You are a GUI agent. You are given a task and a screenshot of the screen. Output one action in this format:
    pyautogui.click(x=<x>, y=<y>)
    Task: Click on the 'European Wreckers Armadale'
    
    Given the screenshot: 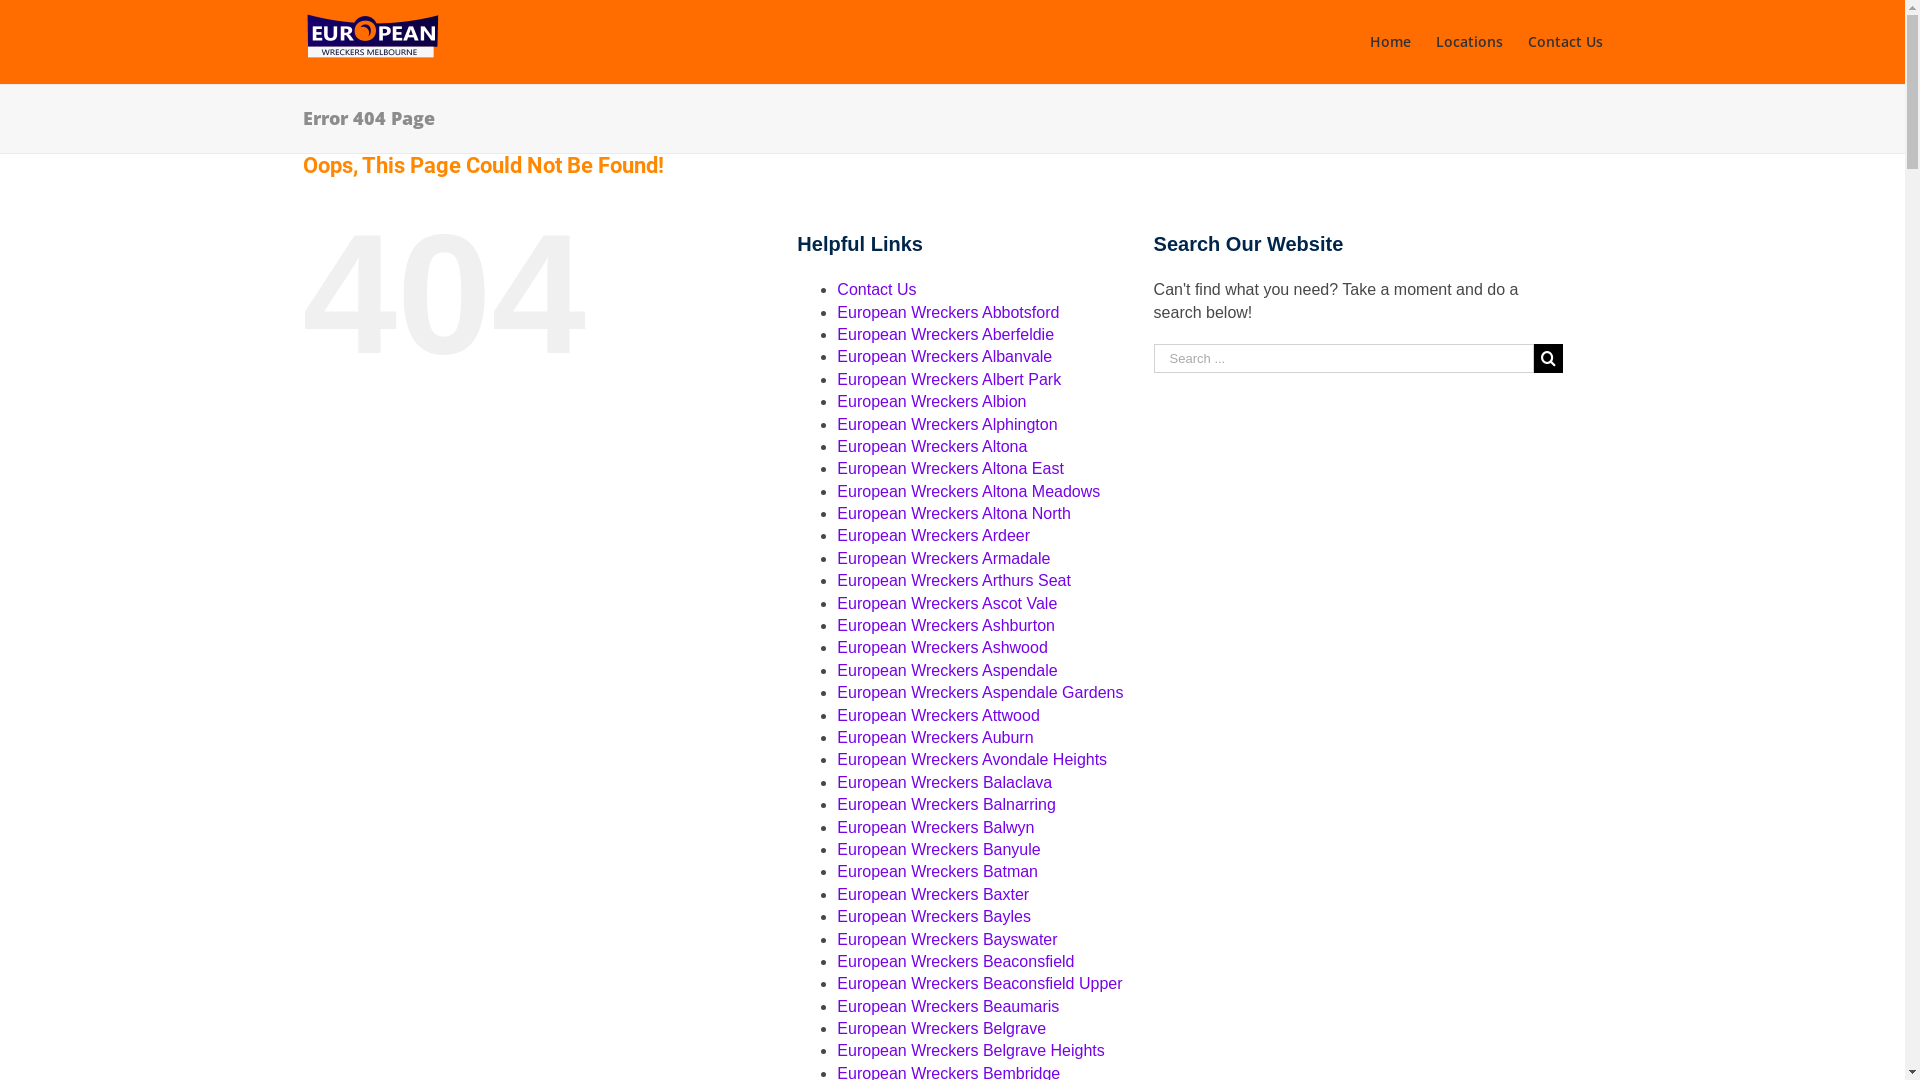 What is the action you would take?
    pyautogui.click(x=836, y=558)
    